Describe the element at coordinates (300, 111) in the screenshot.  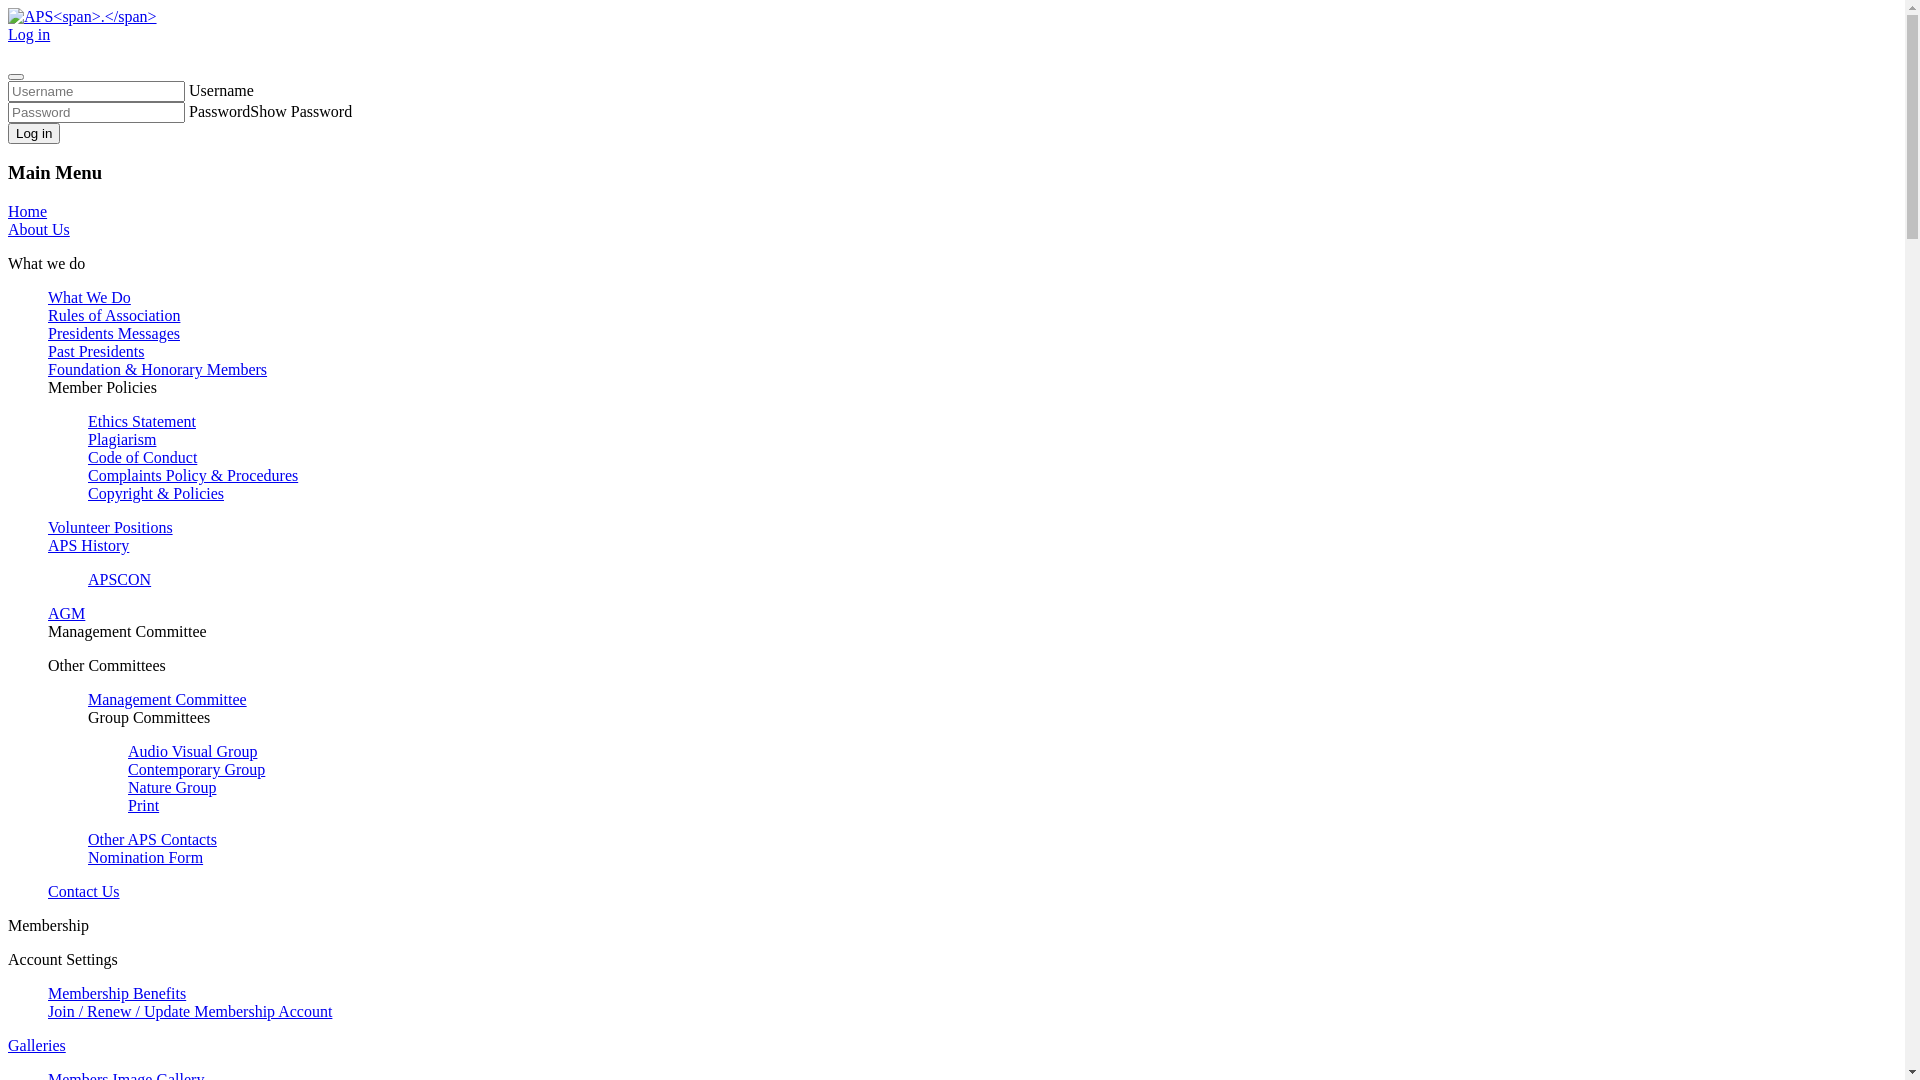
I see `'Show Password'` at that location.